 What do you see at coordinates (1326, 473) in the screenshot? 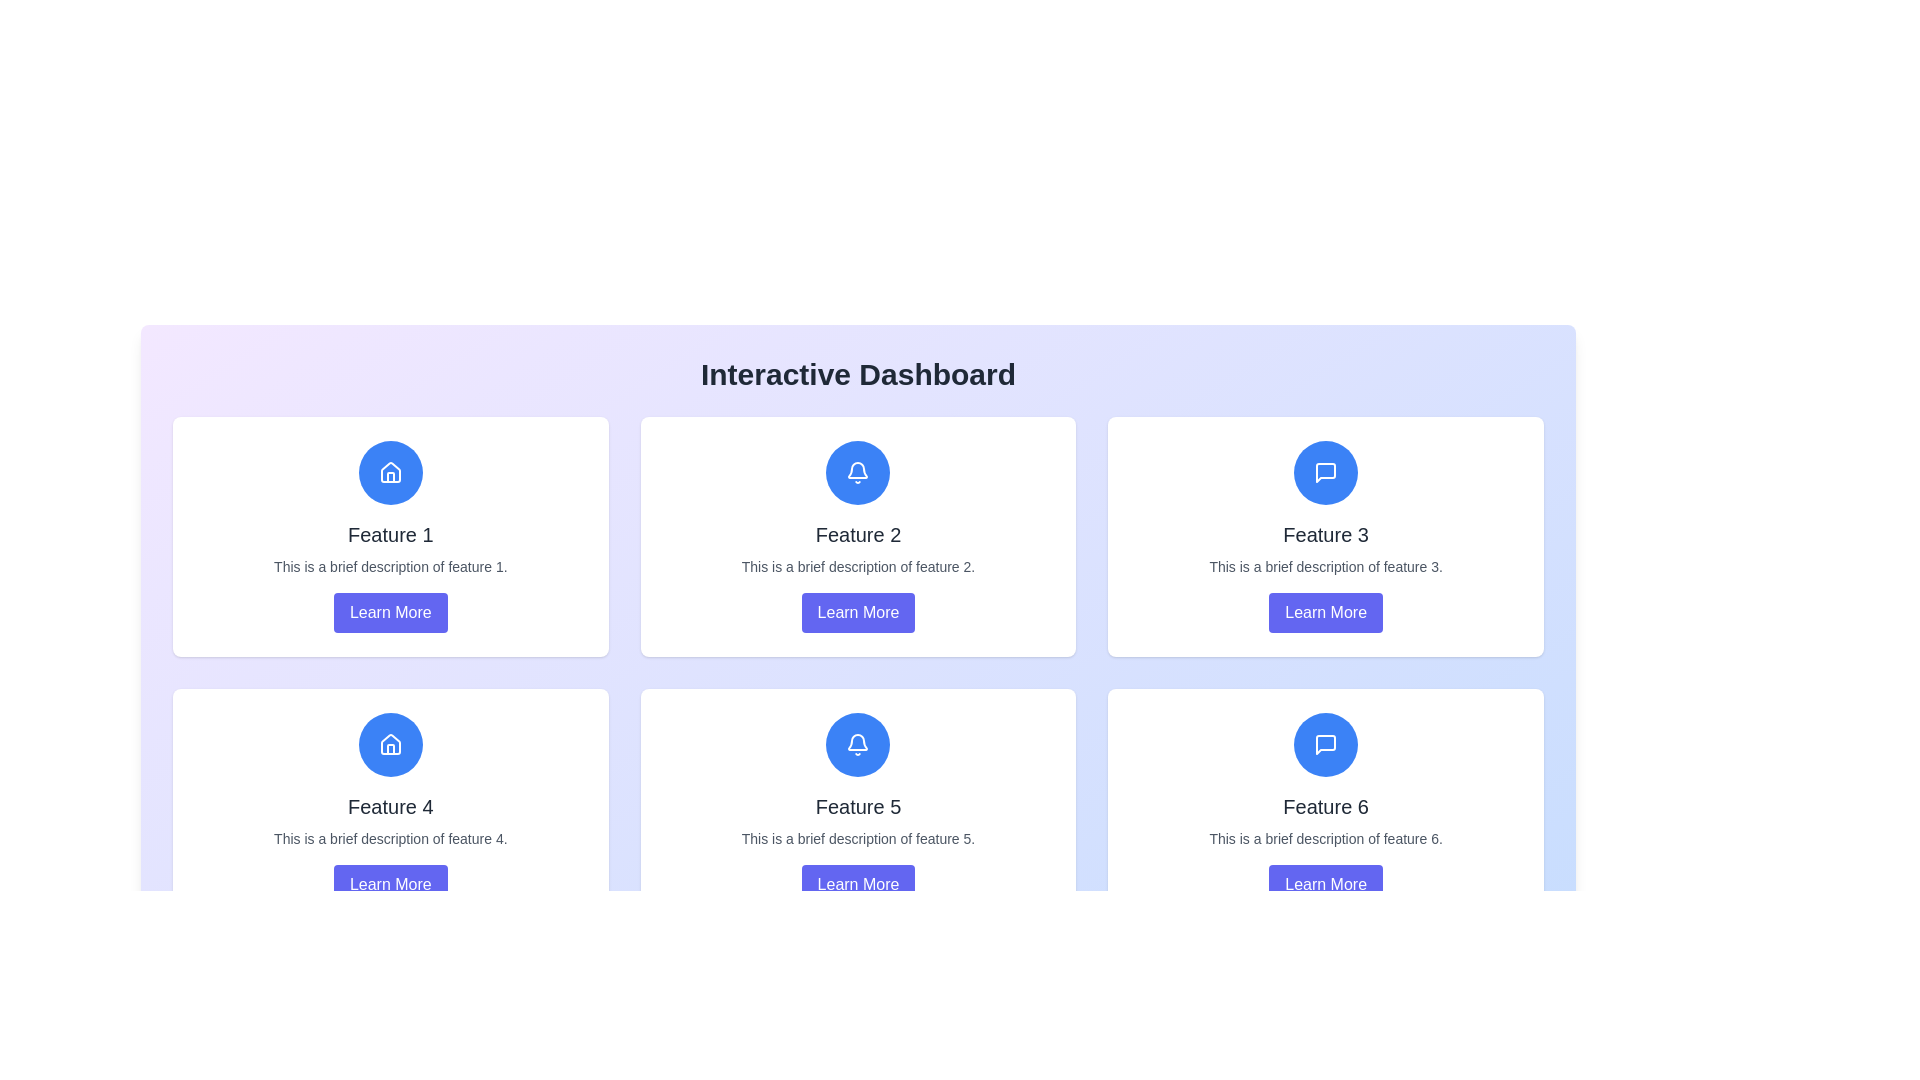
I see `the circular button with a blue background and a white speech bubble icon located at the top-center of the 'Feature 3' card` at bounding box center [1326, 473].